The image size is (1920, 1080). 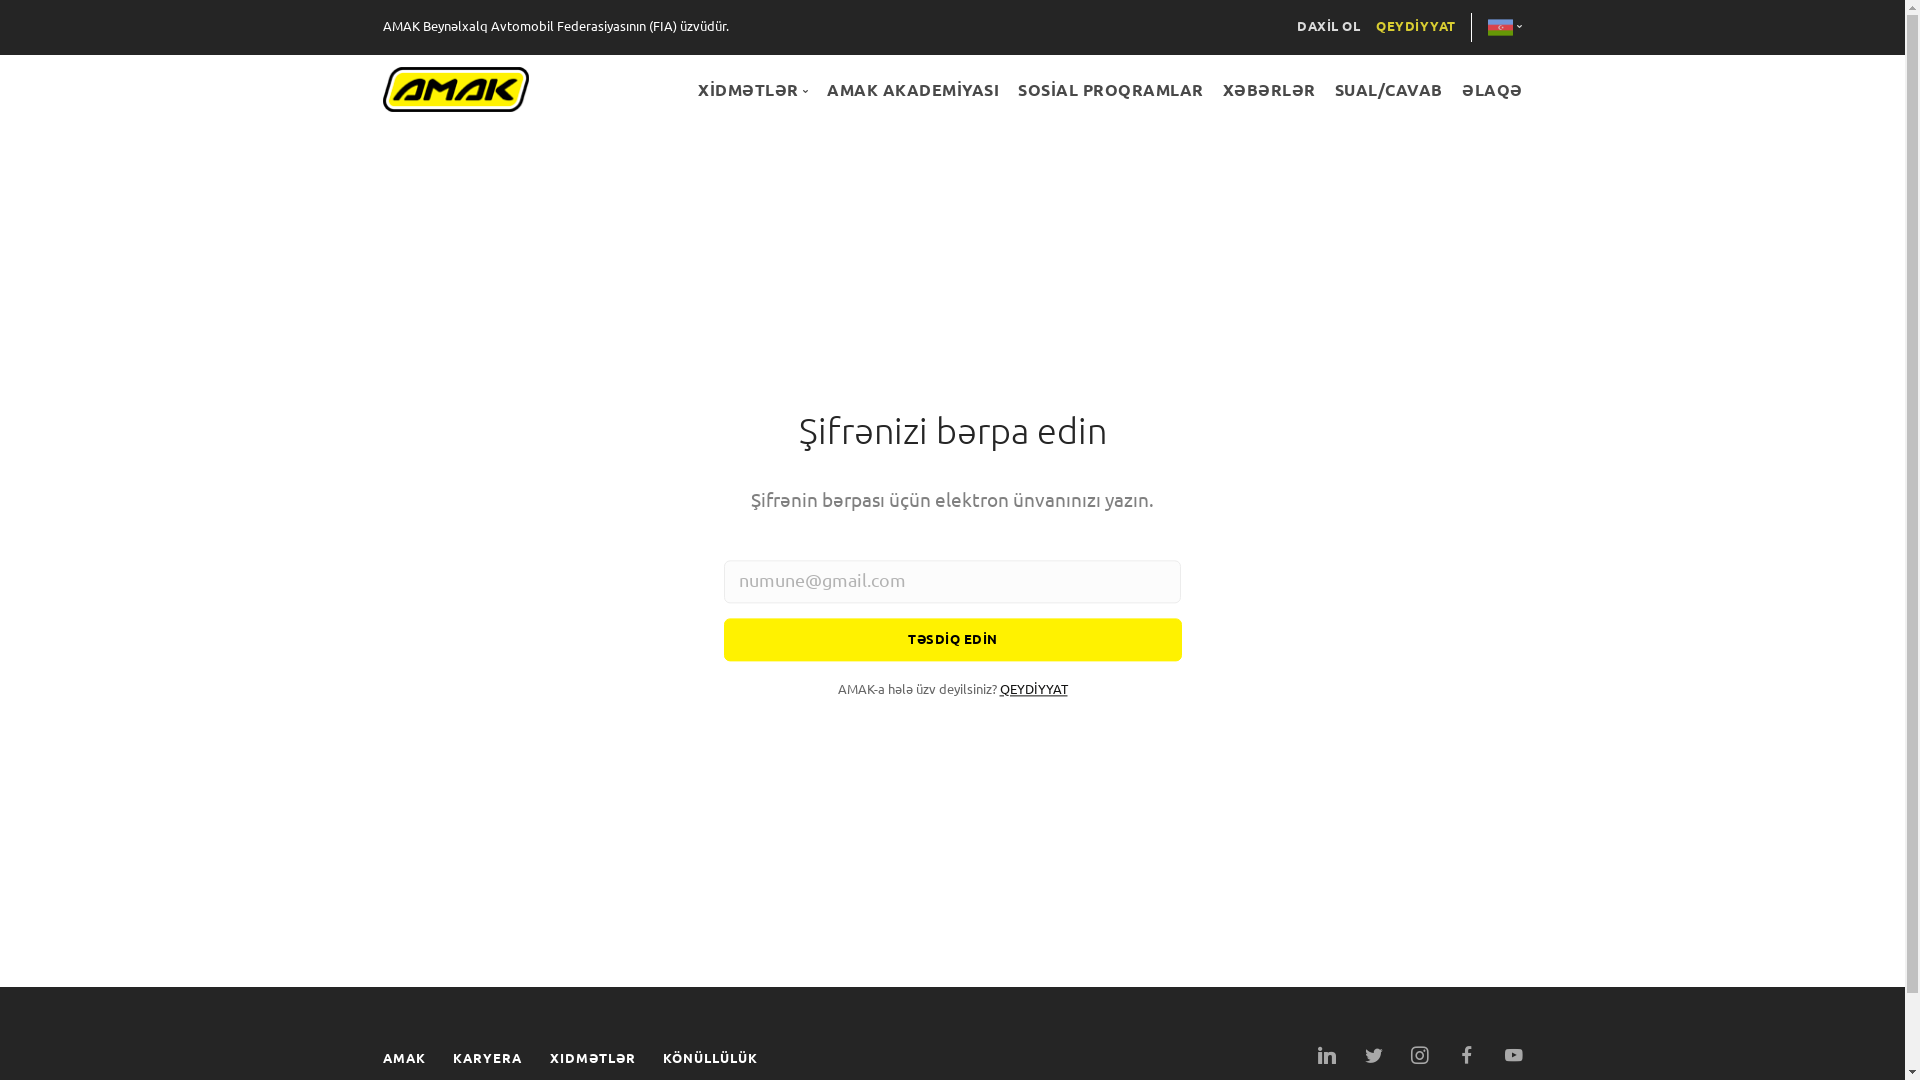 What do you see at coordinates (1387, 90) in the screenshot?
I see `'SUAL/CAVAB'` at bounding box center [1387, 90].